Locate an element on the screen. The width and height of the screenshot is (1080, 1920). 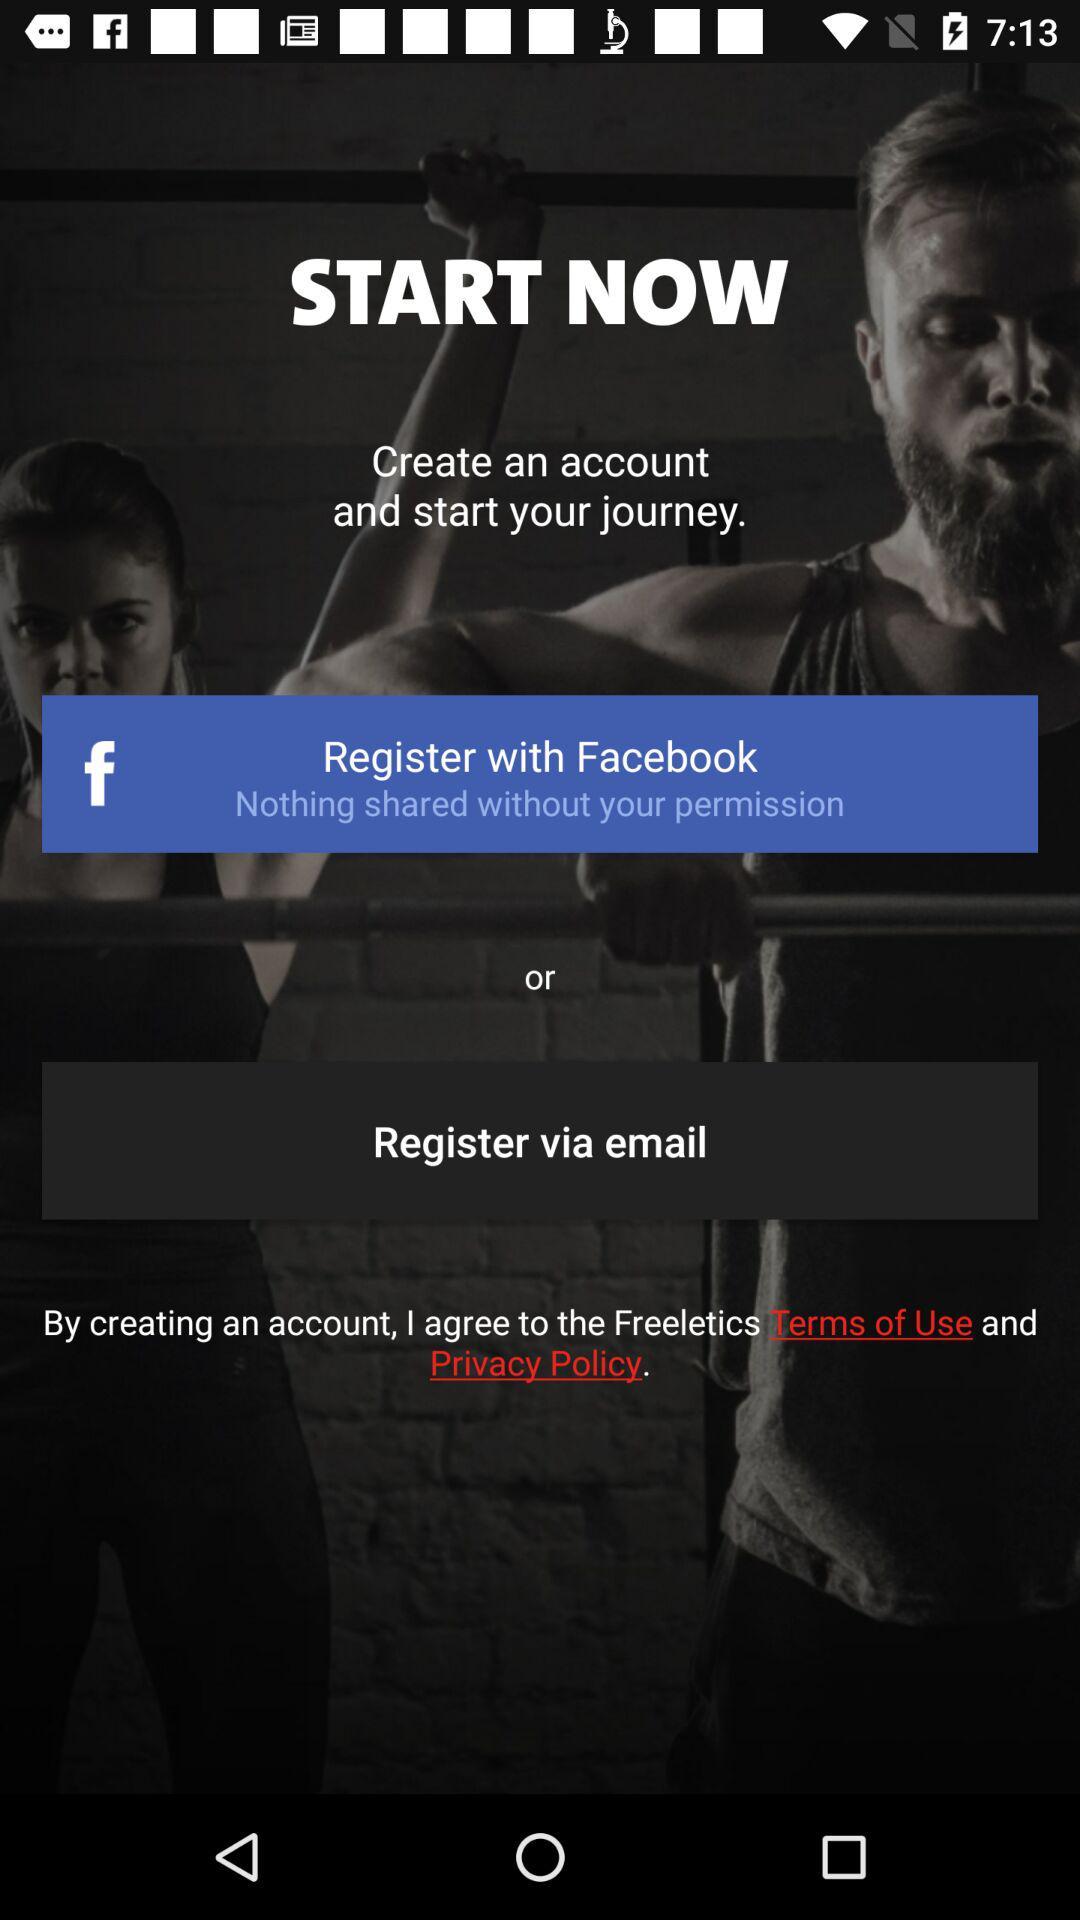
item below the register via email item is located at coordinates (540, 1361).